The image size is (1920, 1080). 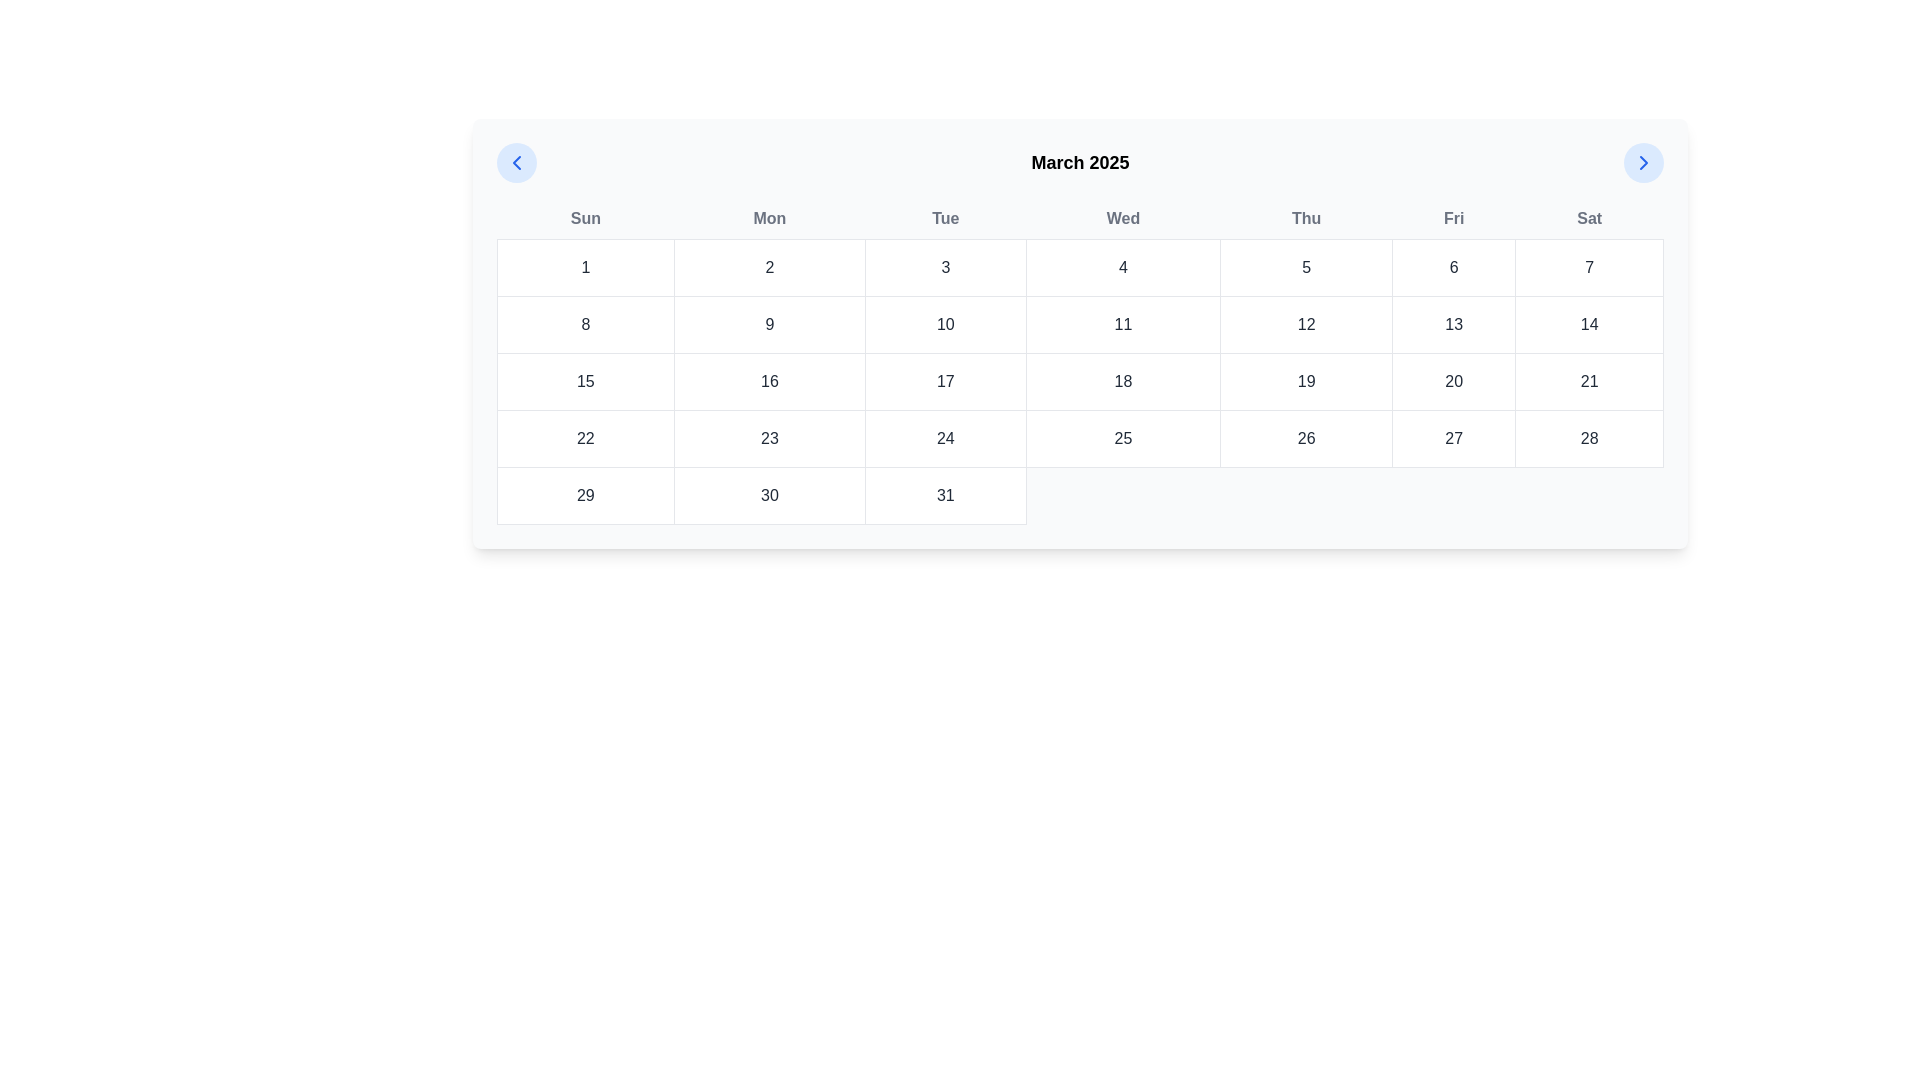 What do you see at coordinates (1079, 323) in the screenshot?
I see `the horizontal date segment displaying dates '8' to '14' within the calendar grid` at bounding box center [1079, 323].